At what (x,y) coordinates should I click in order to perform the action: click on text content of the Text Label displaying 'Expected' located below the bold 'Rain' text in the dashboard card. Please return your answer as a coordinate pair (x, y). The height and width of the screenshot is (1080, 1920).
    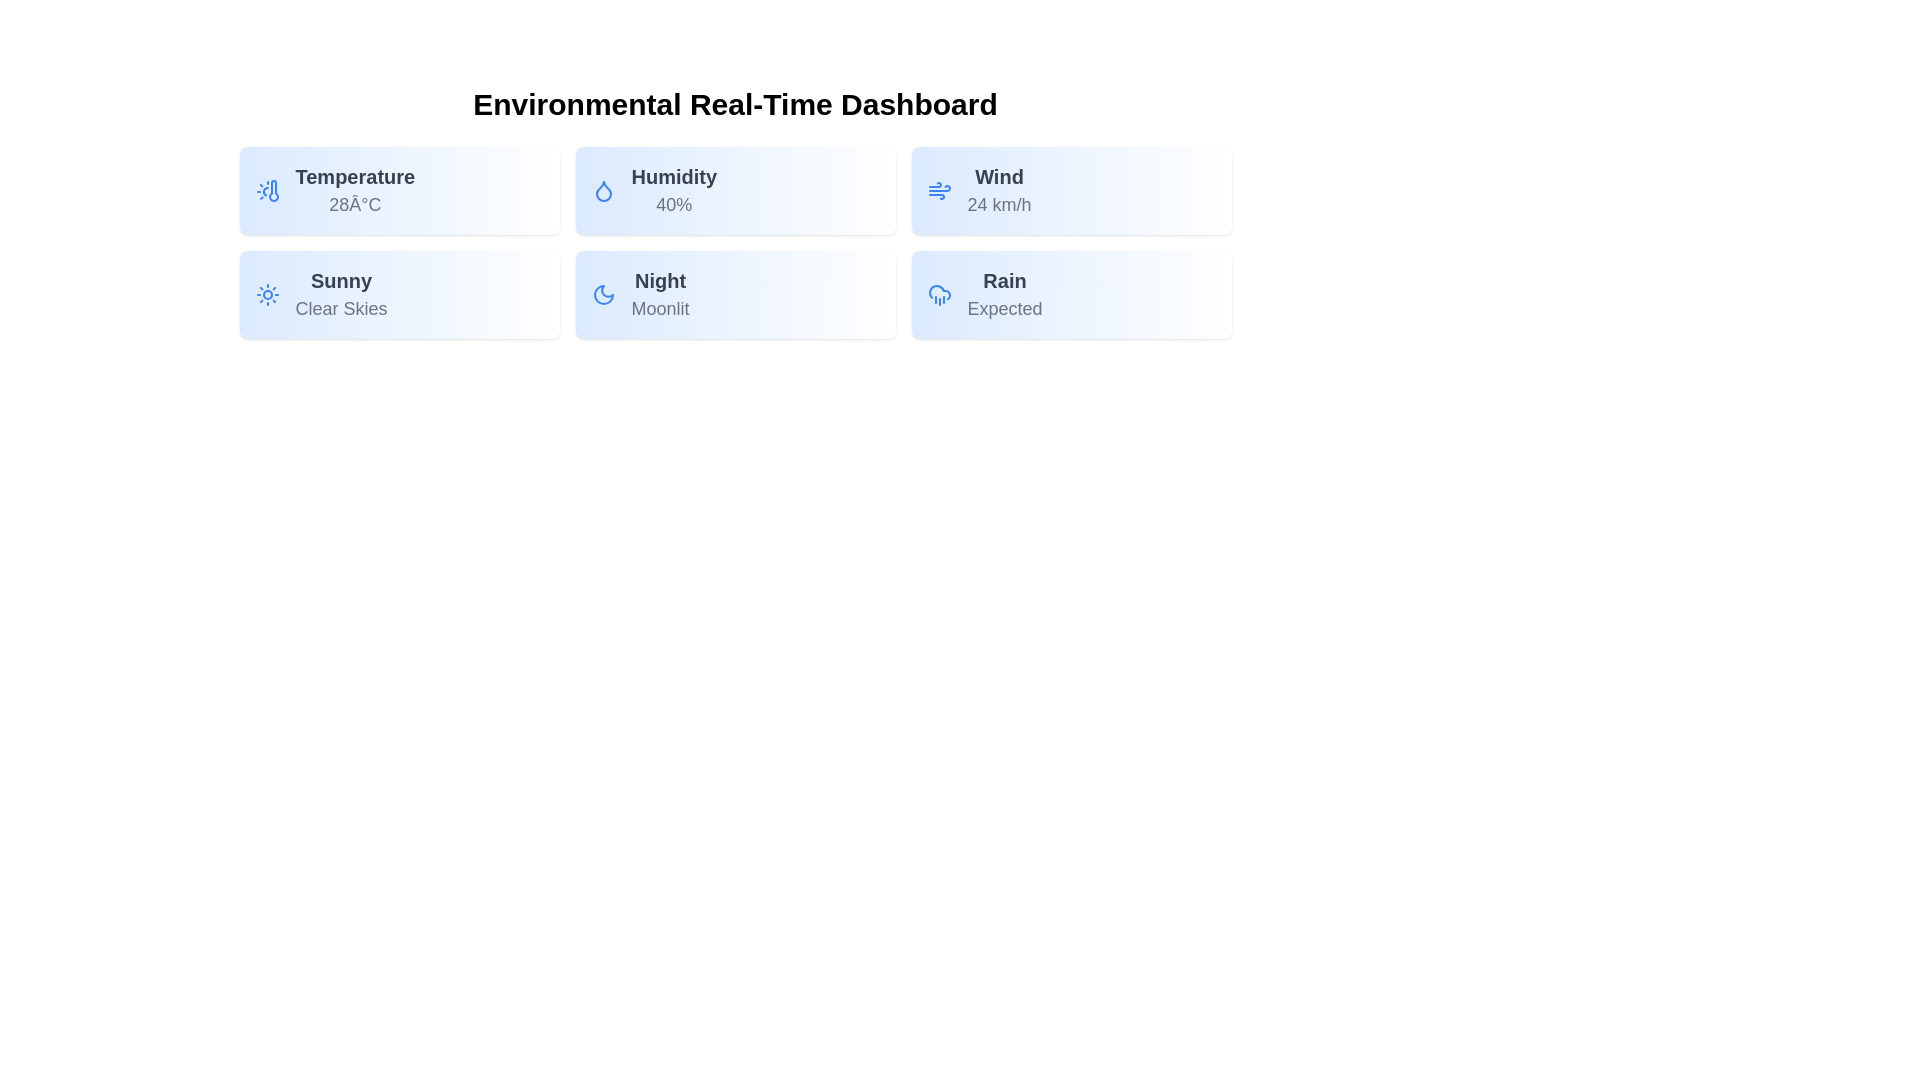
    Looking at the image, I should click on (1005, 308).